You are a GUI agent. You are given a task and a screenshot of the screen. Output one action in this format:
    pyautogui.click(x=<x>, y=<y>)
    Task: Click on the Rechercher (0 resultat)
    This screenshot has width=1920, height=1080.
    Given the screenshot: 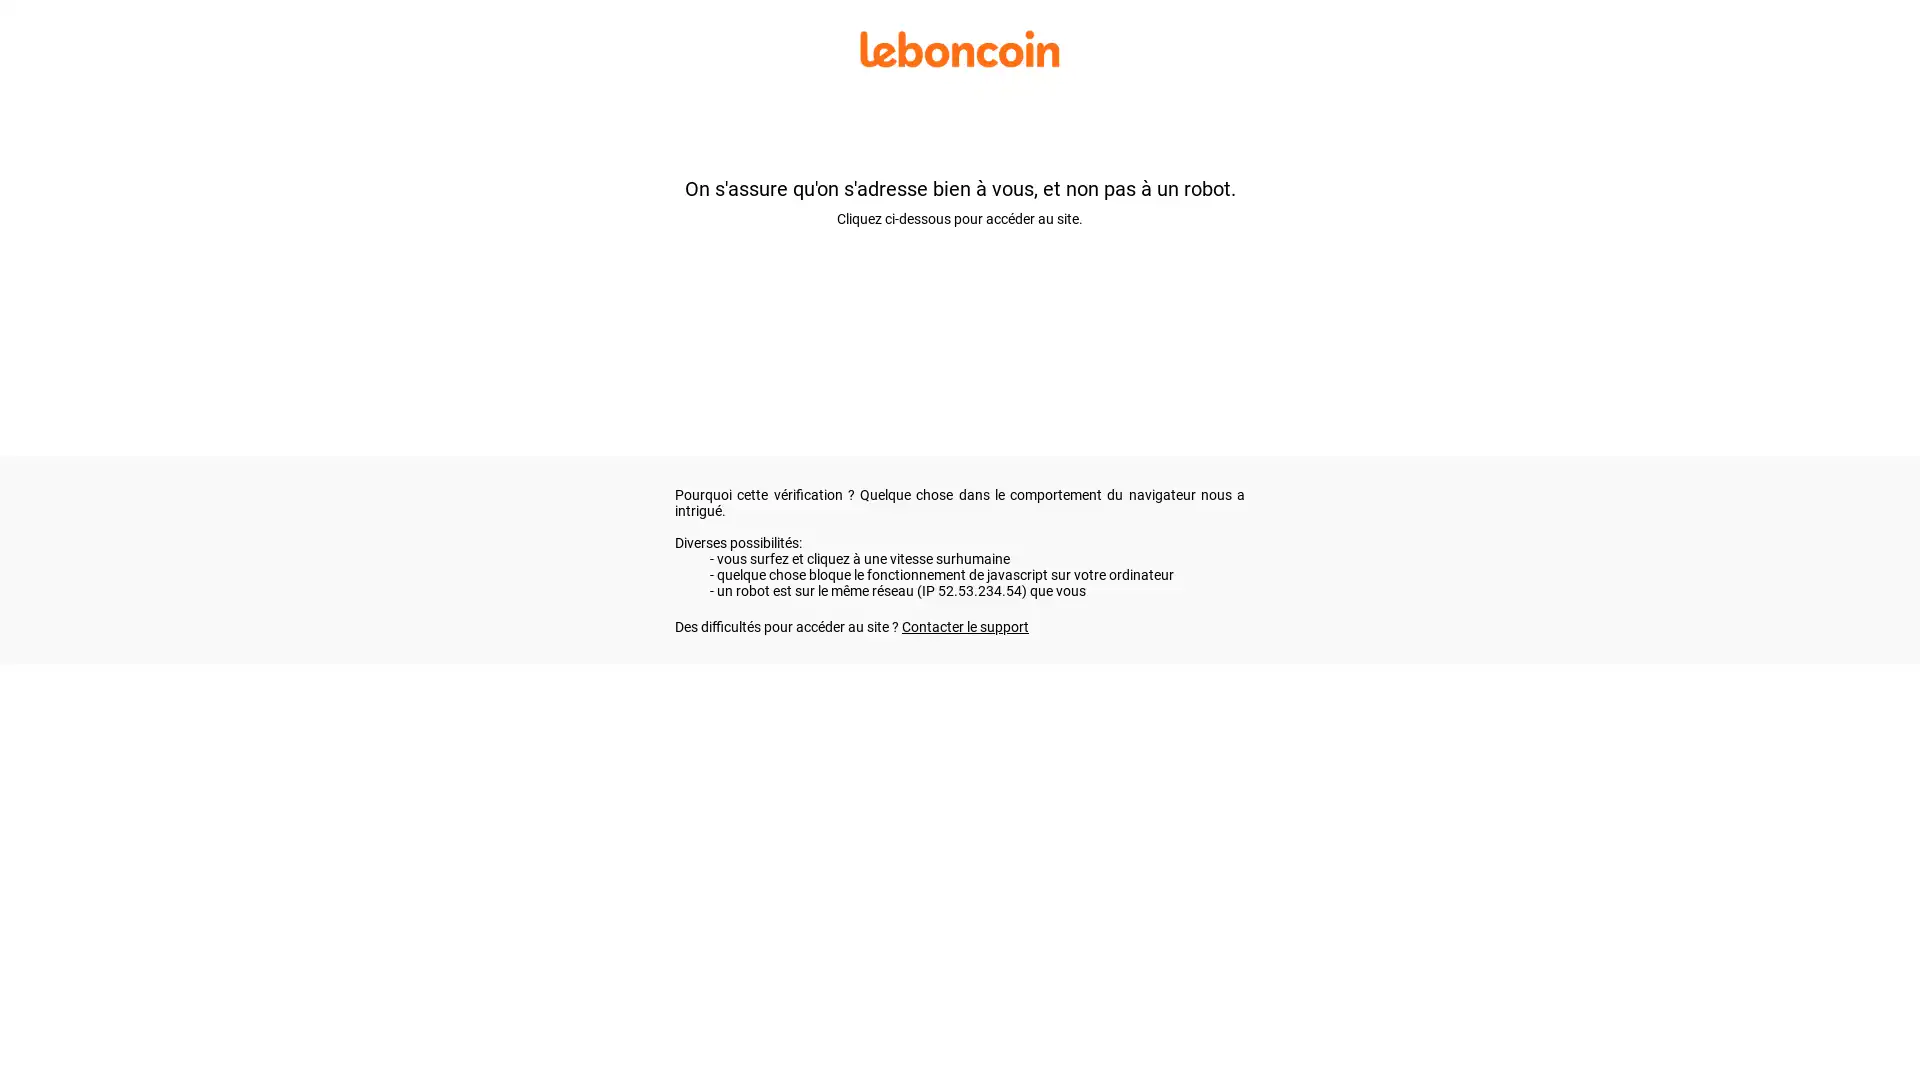 What is the action you would take?
    pyautogui.click(x=958, y=362)
    